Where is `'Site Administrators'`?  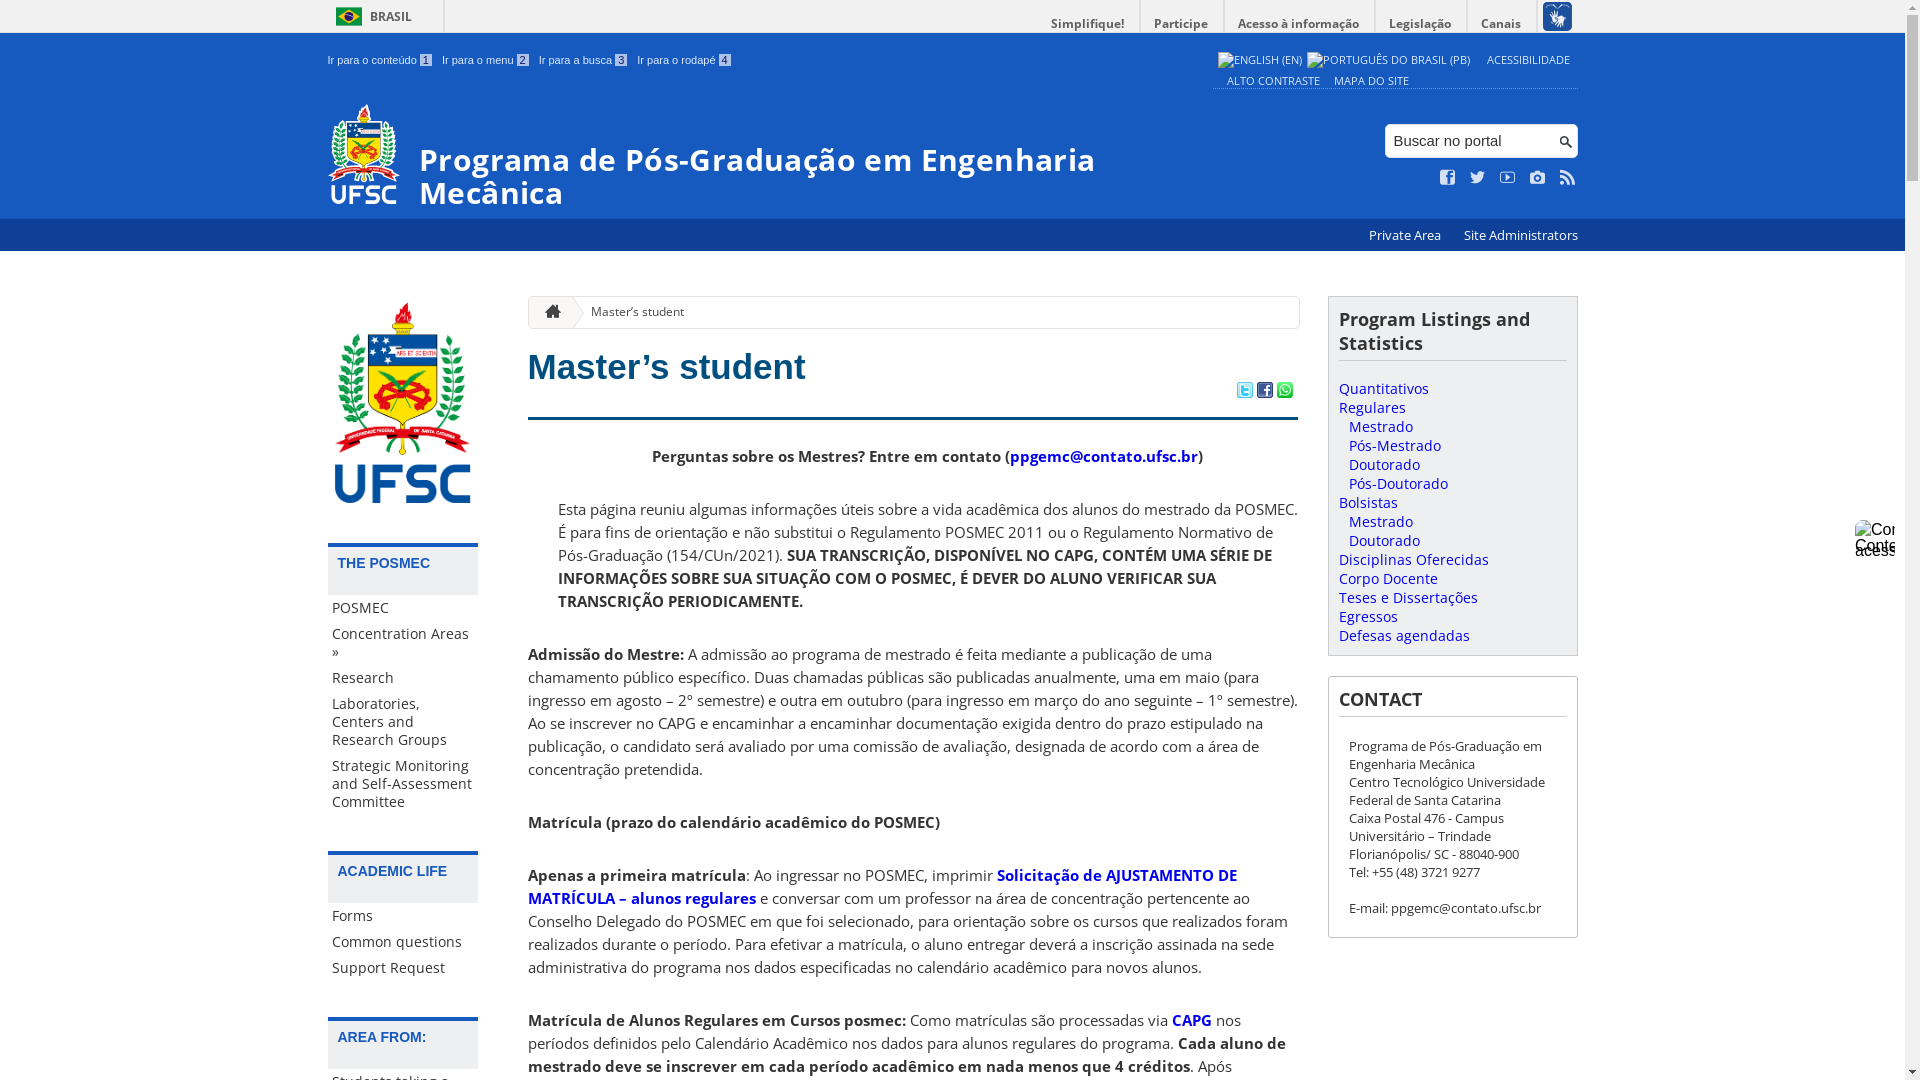
'Site Administrators' is located at coordinates (1454, 234).